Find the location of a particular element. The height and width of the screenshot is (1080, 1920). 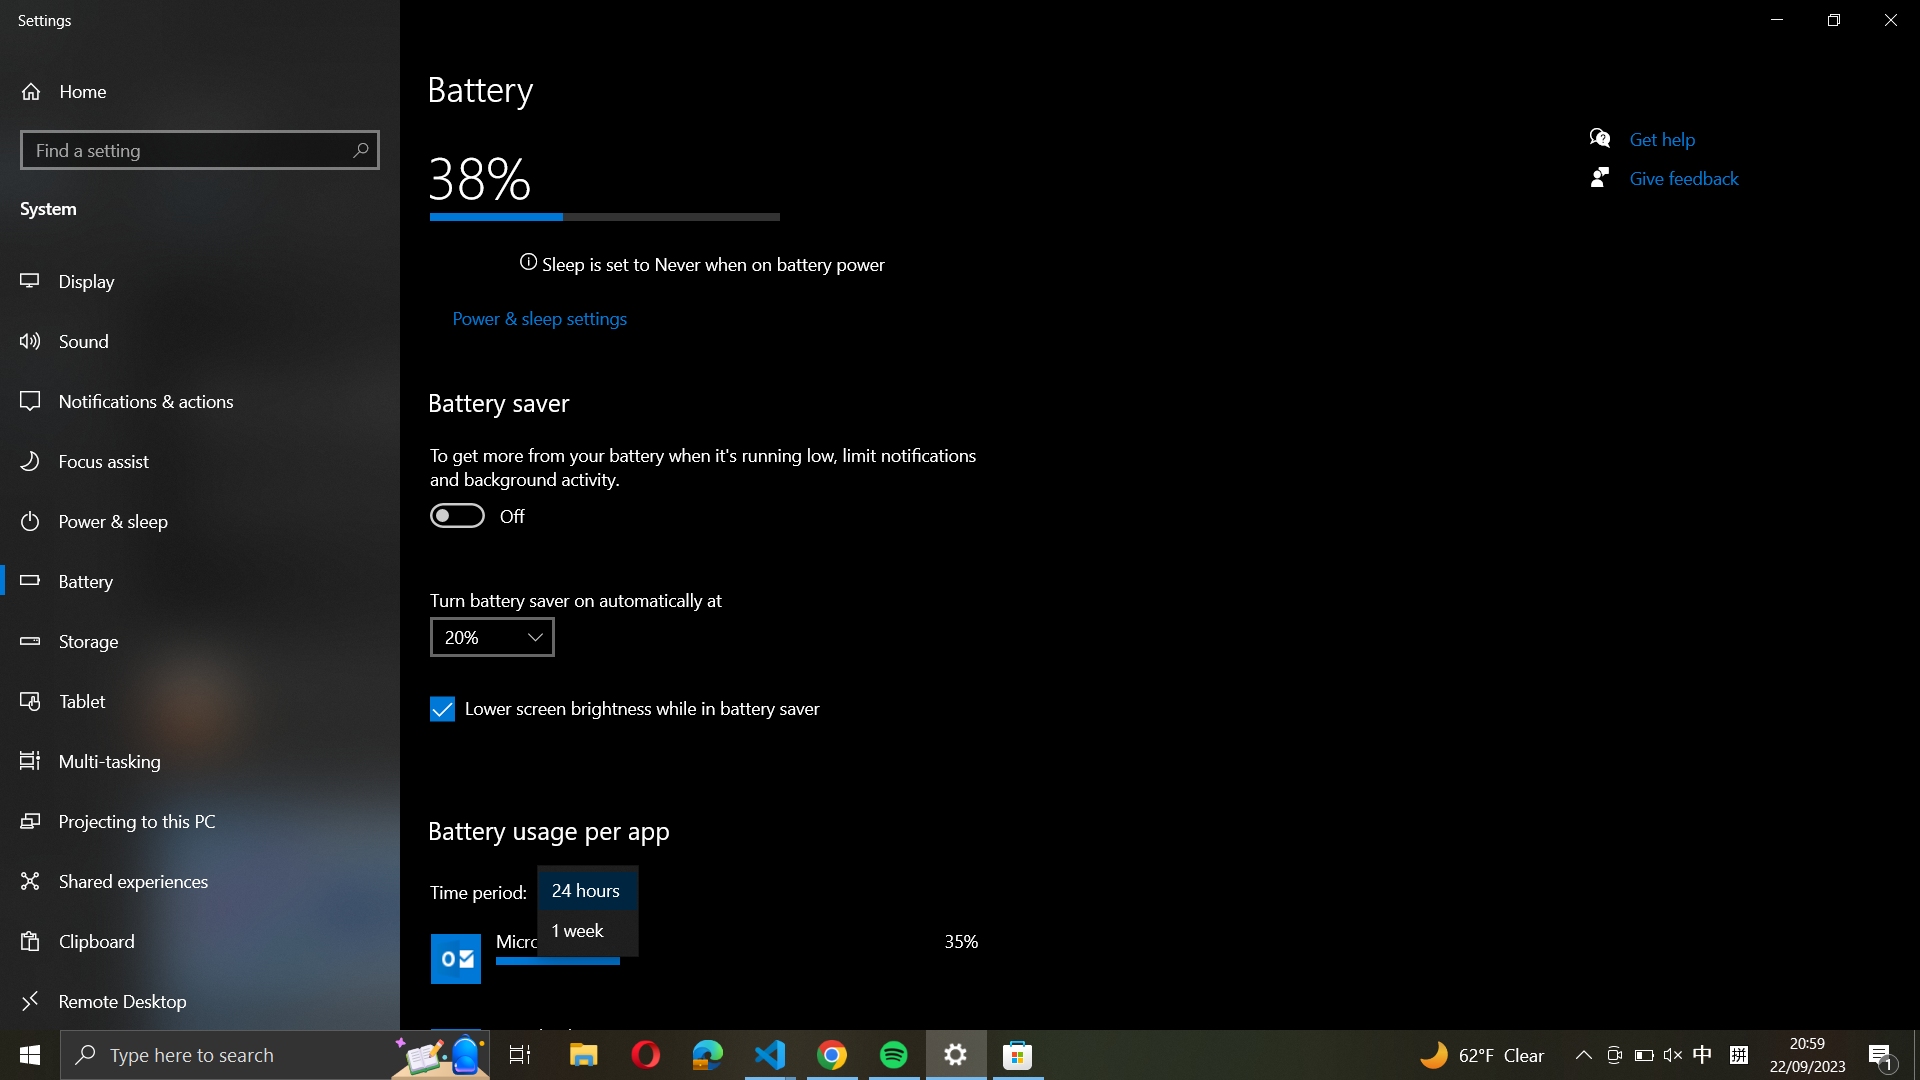

the Home options from the left side panel is located at coordinates (96, 91).